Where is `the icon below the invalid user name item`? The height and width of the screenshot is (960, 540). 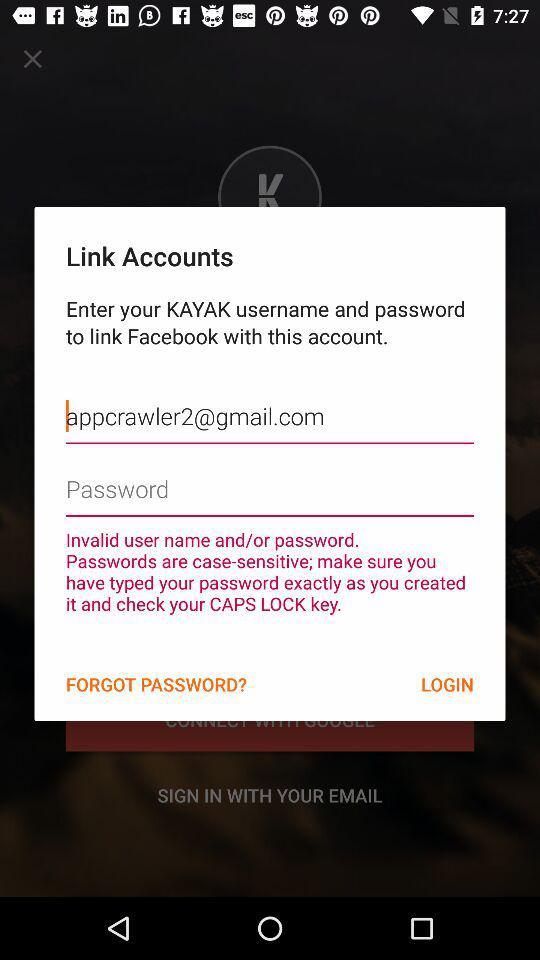 the icon below the invalid user name item is located at coordinates (447, 684).